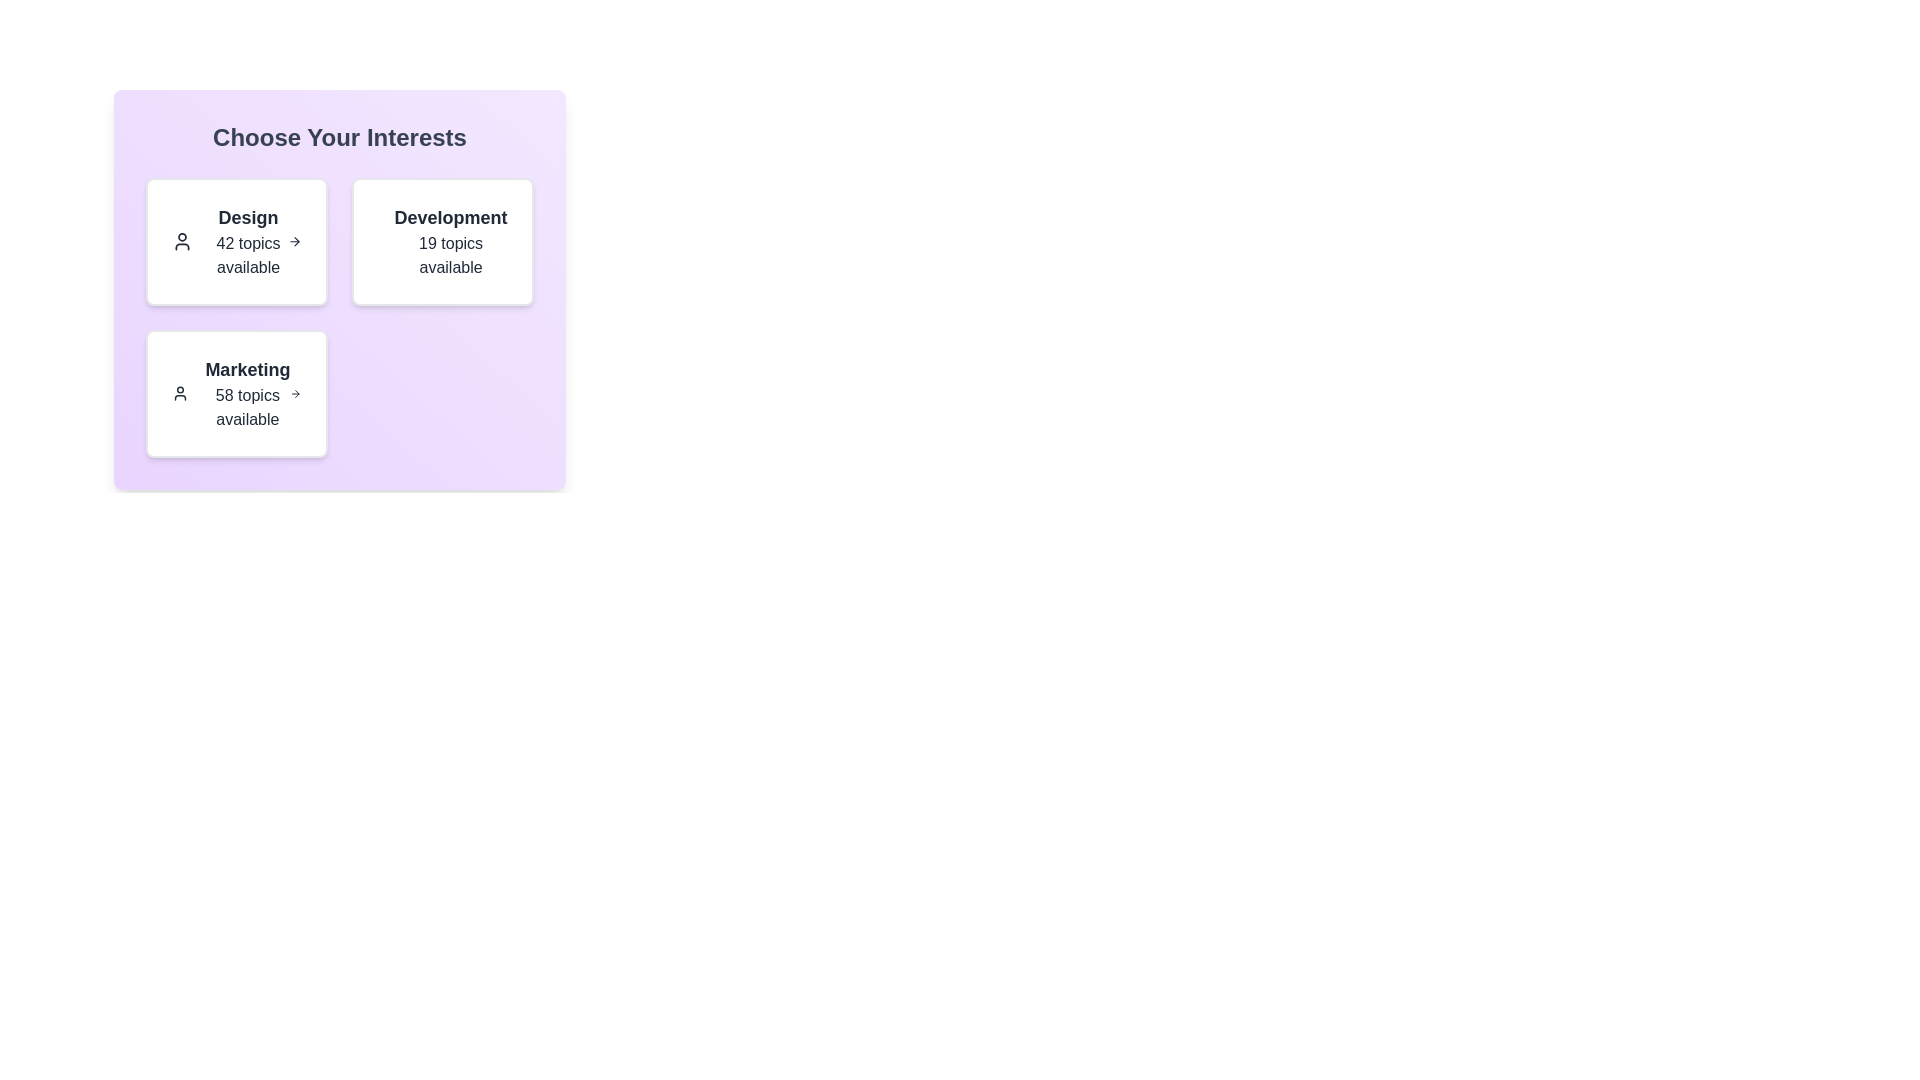 This screenshot has width=1920, height=1080. What do you see at coordinates (236, 241) in the screenshot?
I see `the chip card corresponding to Design` at bounding box center [236, 241].